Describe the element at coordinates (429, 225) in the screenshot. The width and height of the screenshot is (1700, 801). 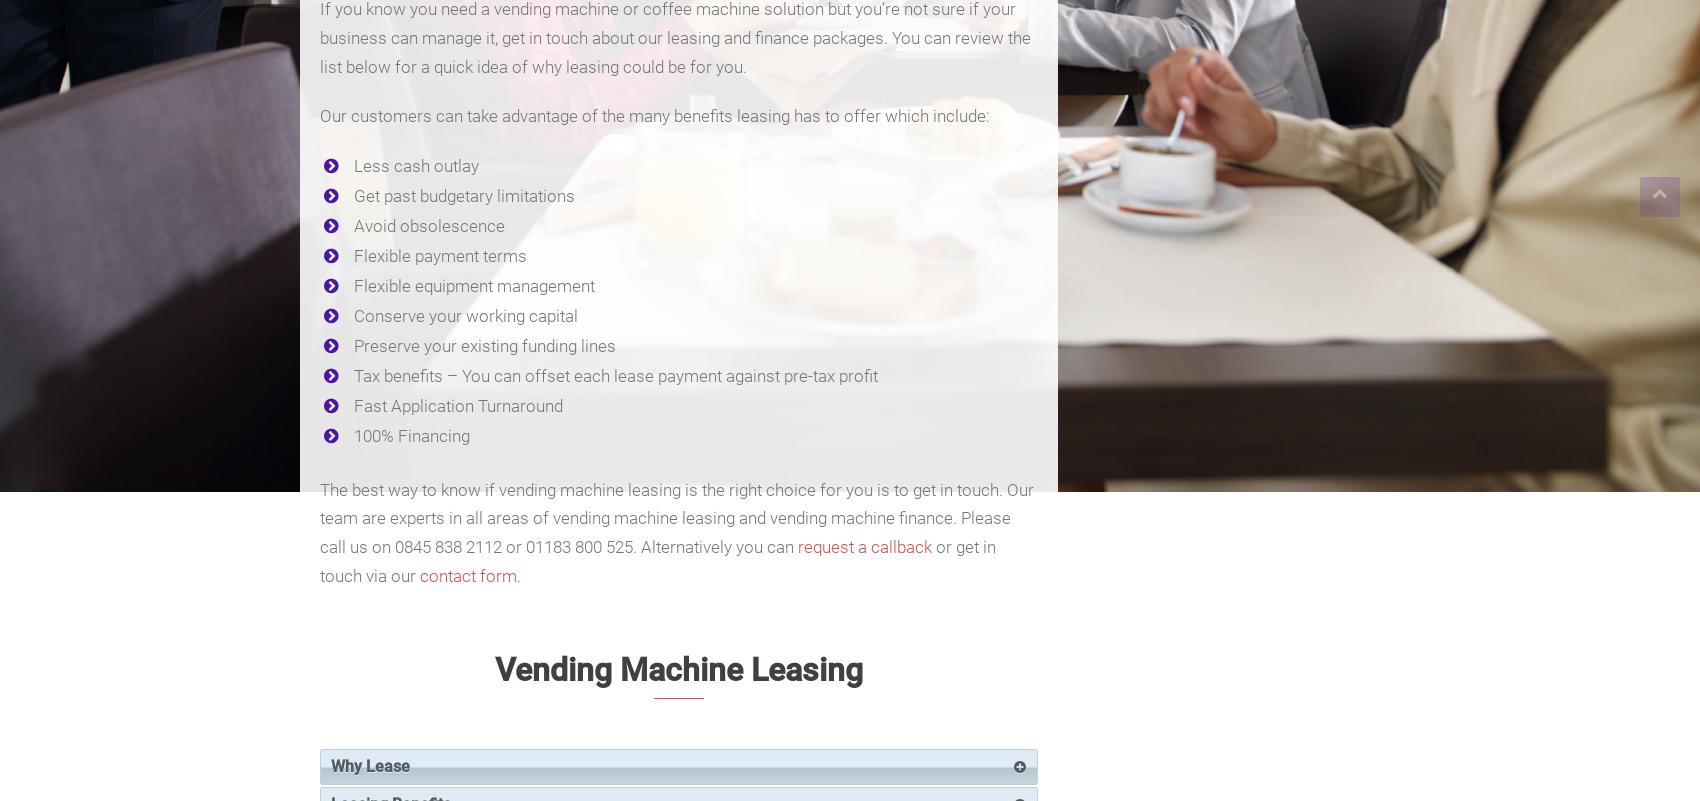
I see `'Avoid obsolescence'` at that location.